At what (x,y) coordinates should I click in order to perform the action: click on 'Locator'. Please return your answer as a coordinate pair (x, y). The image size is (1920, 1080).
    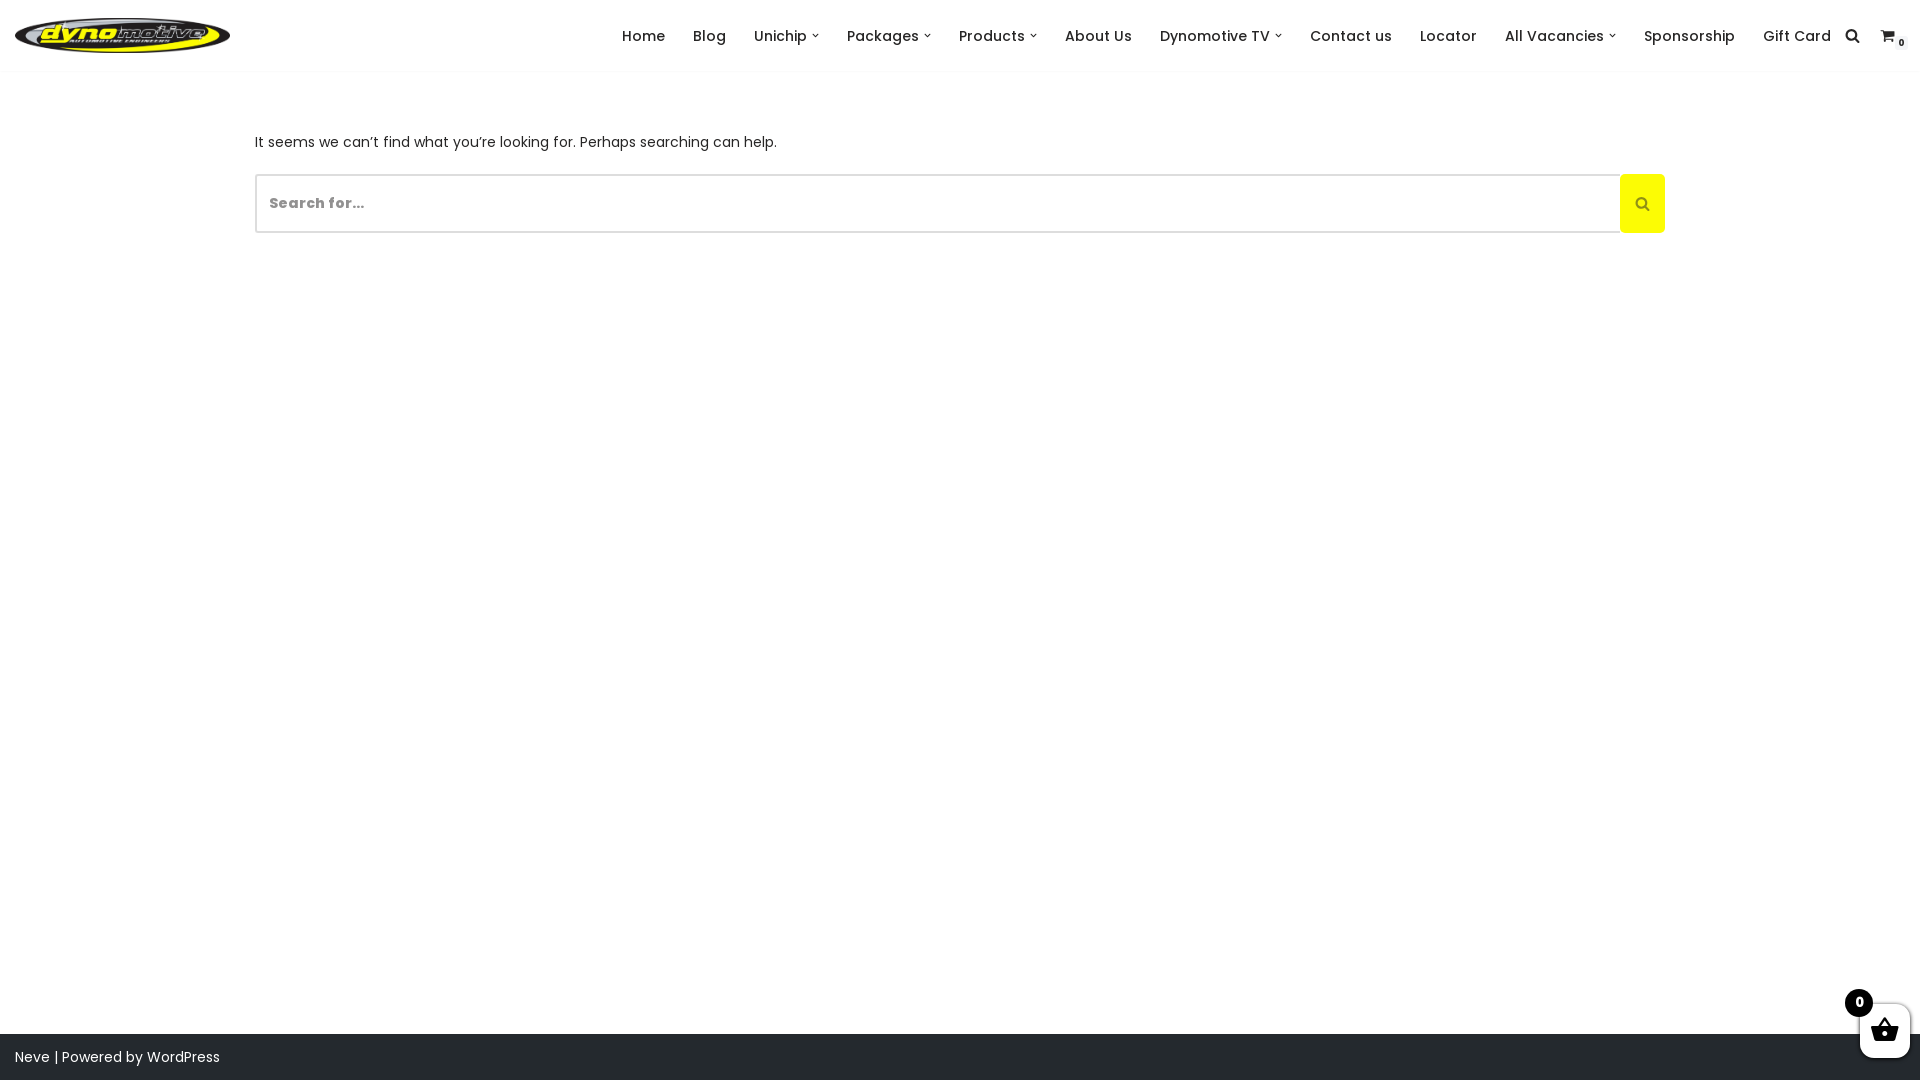
    Looking at the image, I should click on (1448, 35).